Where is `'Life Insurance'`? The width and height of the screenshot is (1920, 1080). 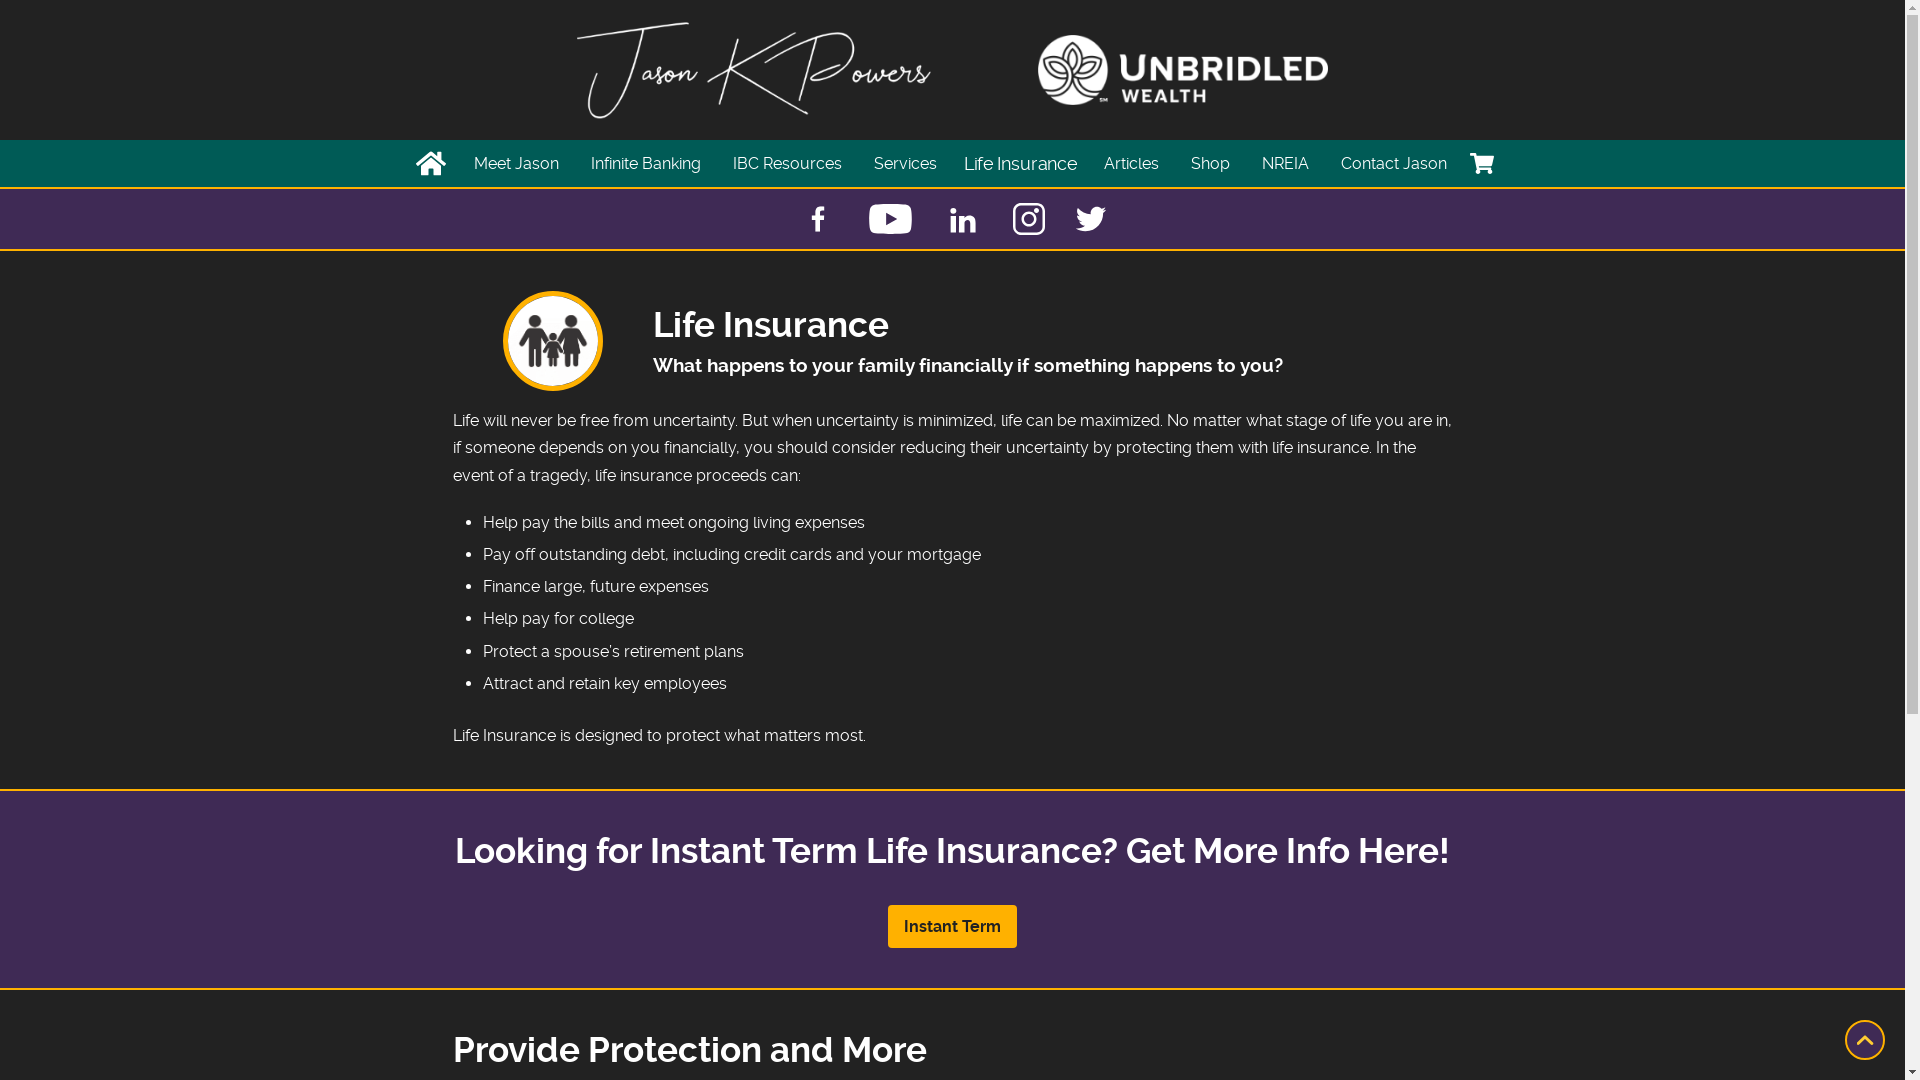
'Life Insurance' is located at coordinates (1013, 160).